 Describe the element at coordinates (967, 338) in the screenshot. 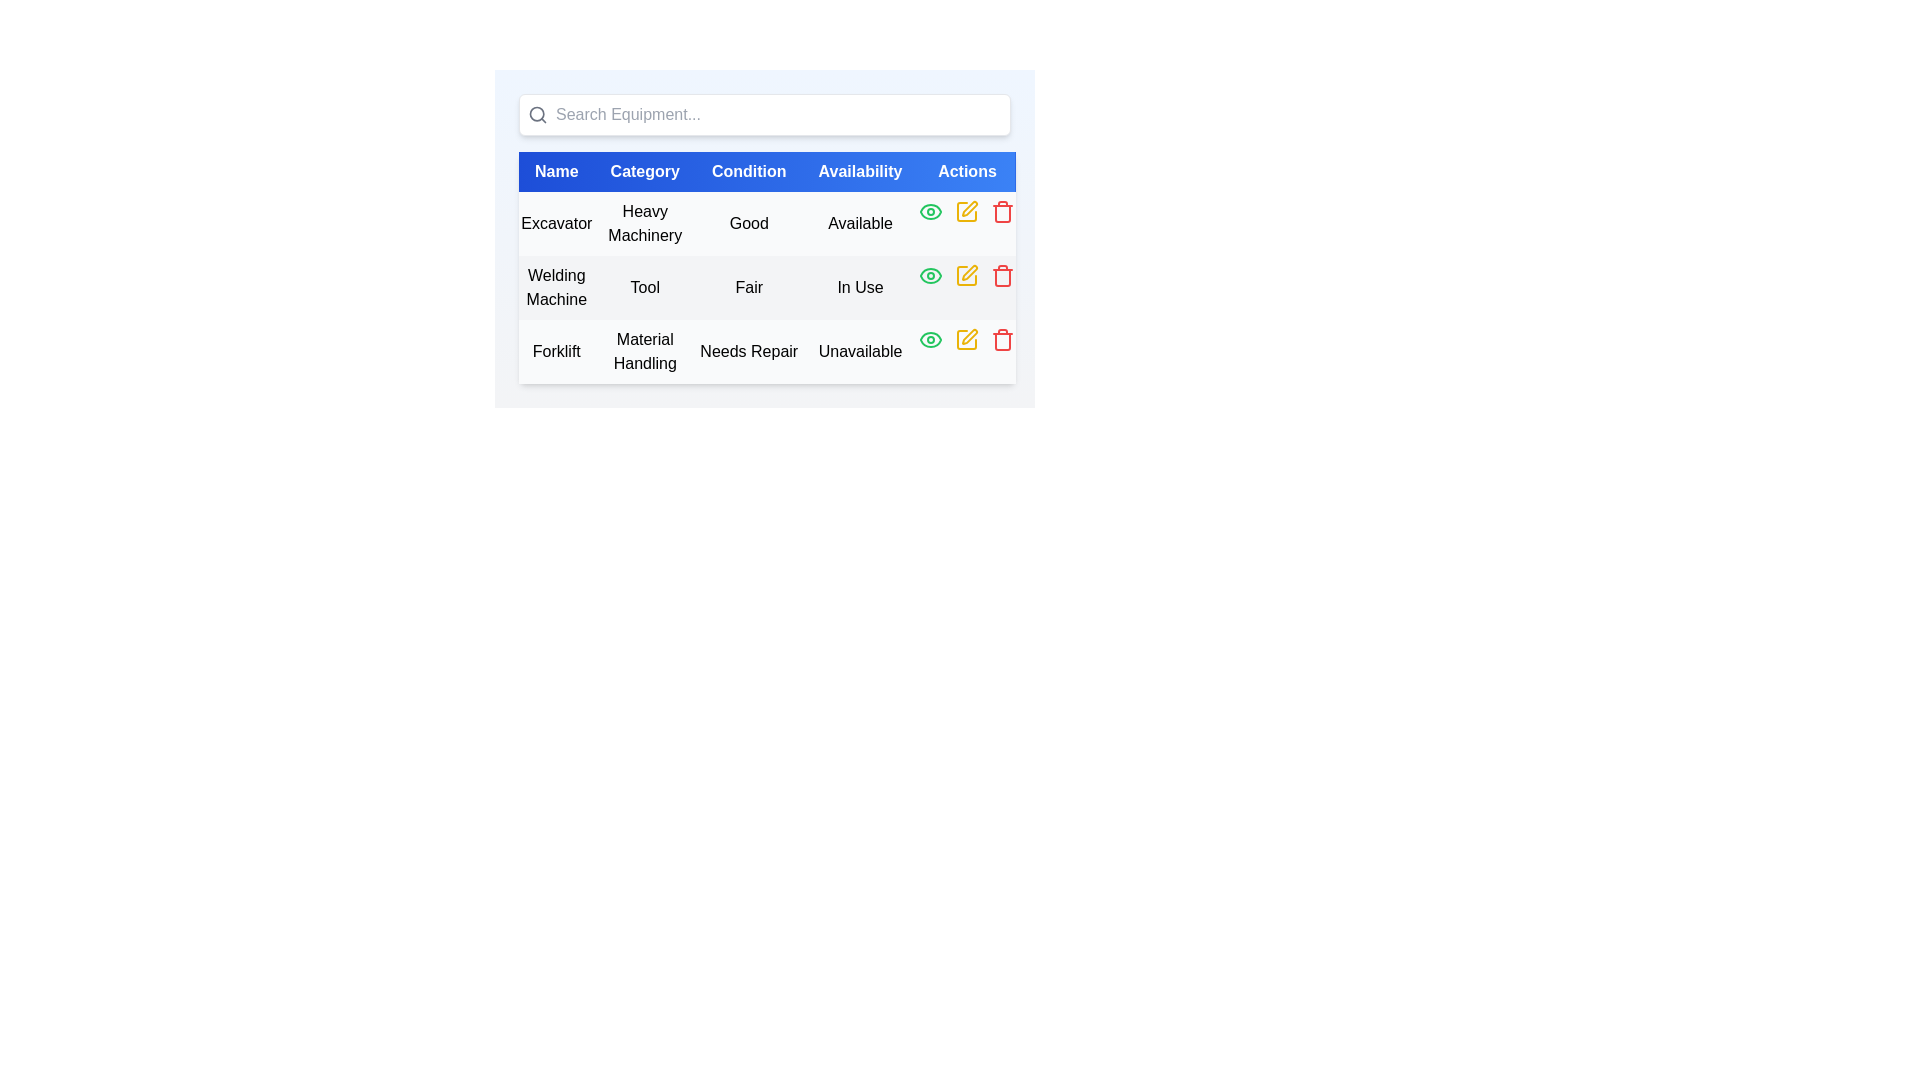

I see `the edit icon base structure in the 'Actions' column for the 'Forklift' entry, which is positioned between the 'view' and 'delete' icons` at that location.